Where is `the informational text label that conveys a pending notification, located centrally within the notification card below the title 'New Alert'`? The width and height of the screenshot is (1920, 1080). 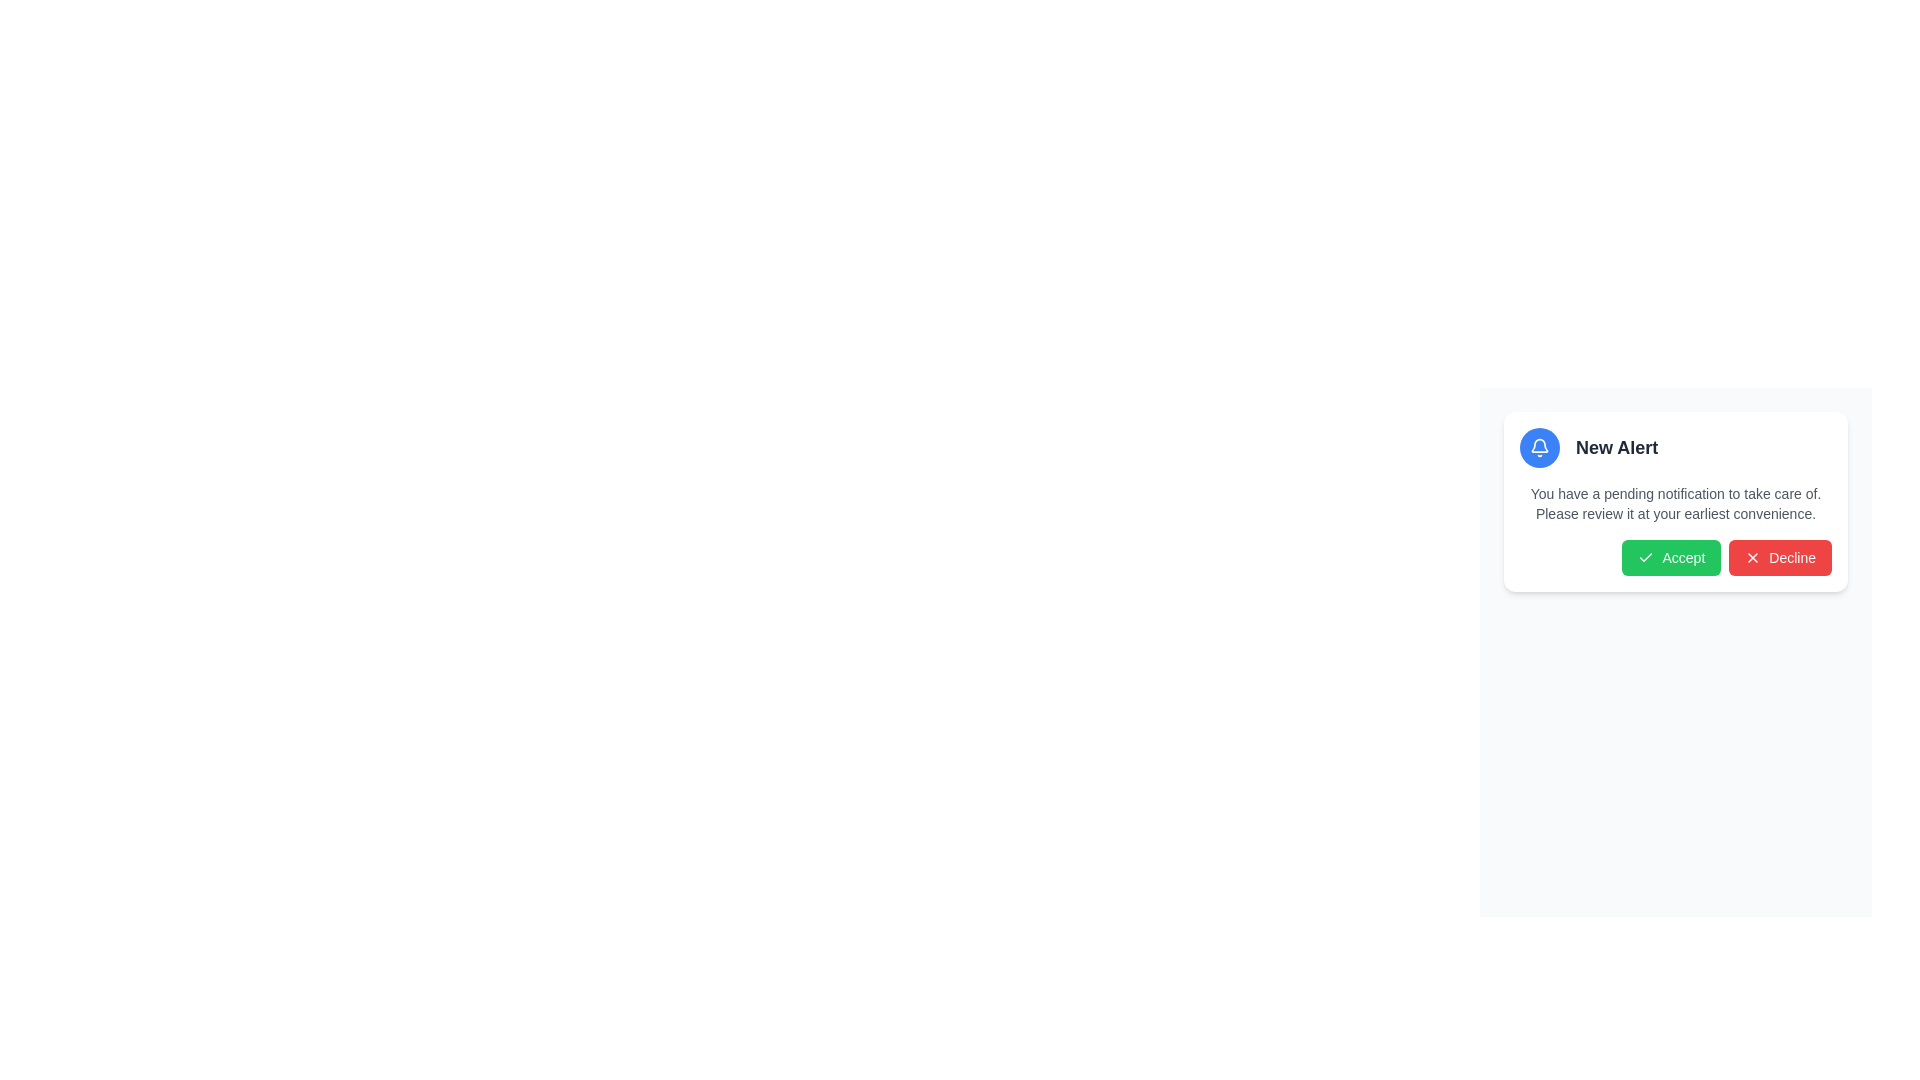 the informational text label that conveys a pending notification, located centrally within the notification card below the title 'New Alert' is located at coordinates (1675, 503).